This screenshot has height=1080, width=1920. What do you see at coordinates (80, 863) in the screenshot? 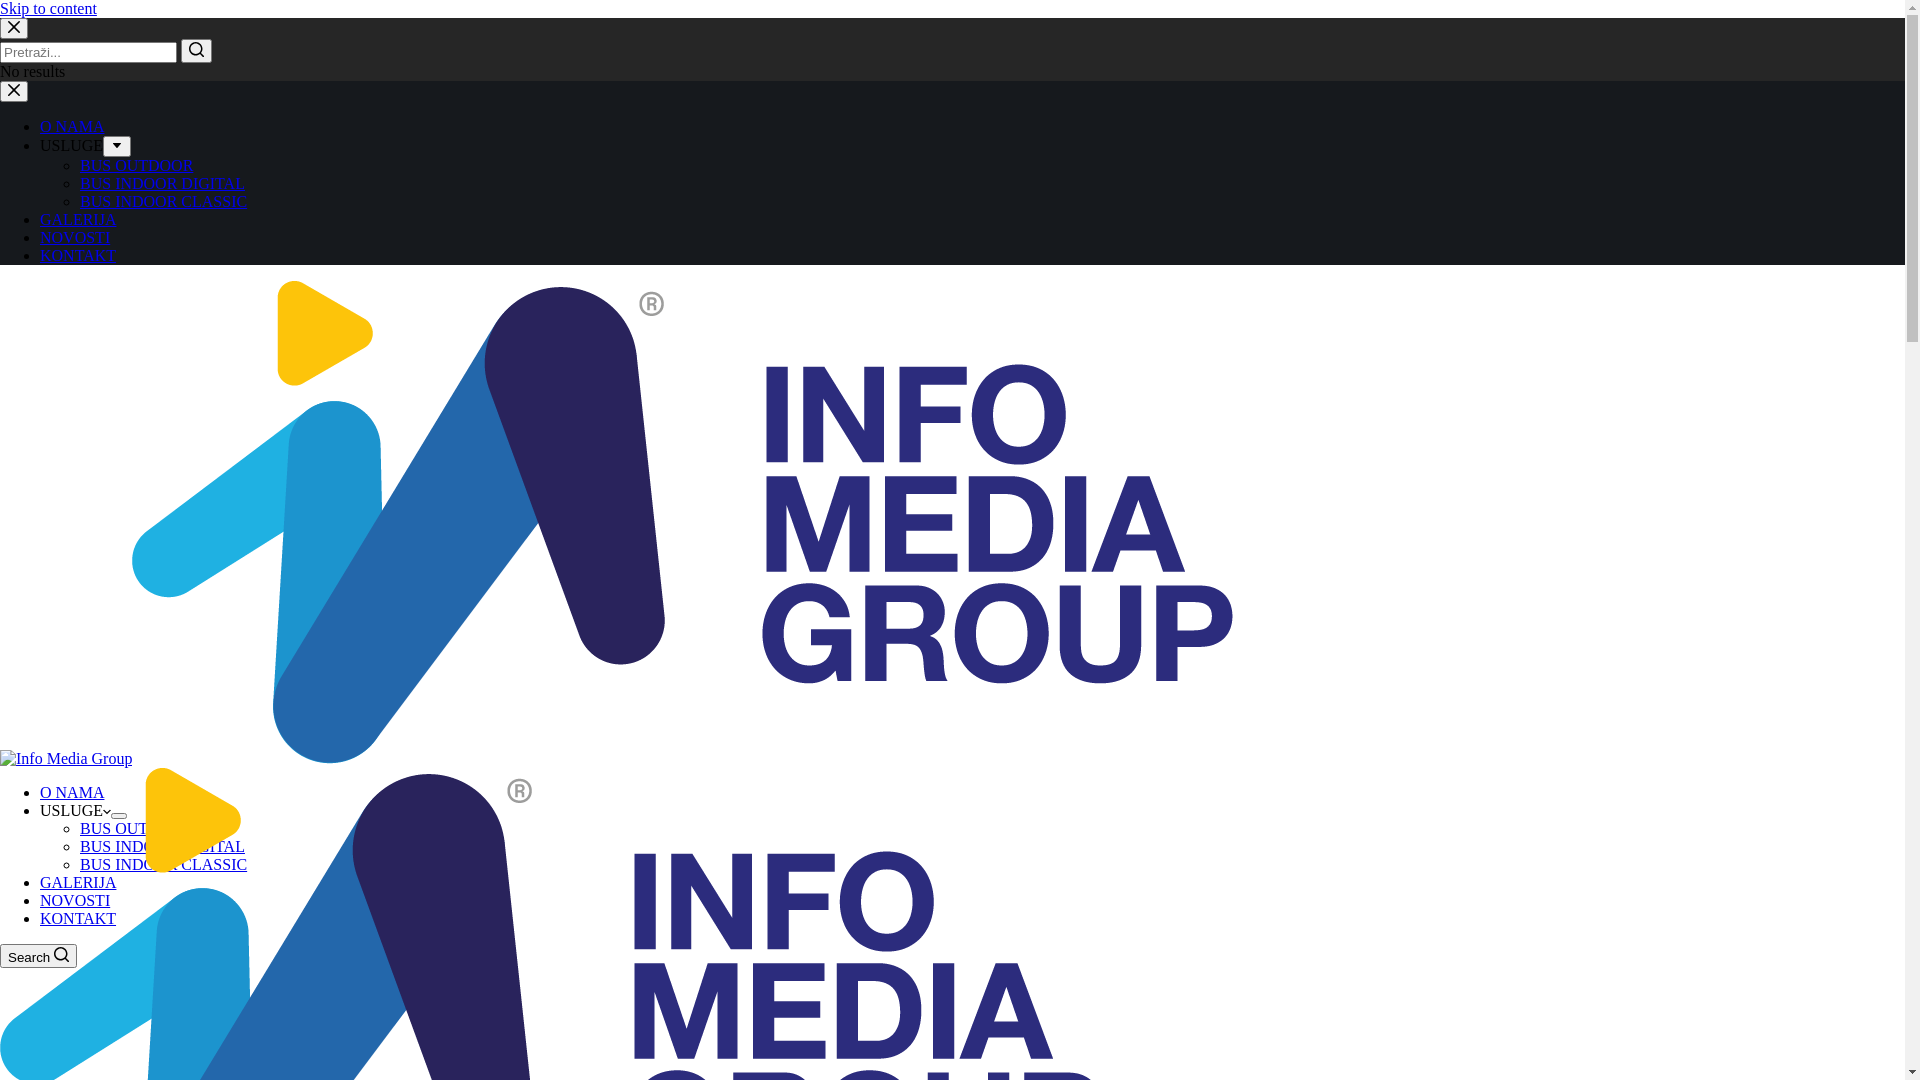
I see `'BUS INDOOR CLASSIC'` at bounding box center [80, 863].